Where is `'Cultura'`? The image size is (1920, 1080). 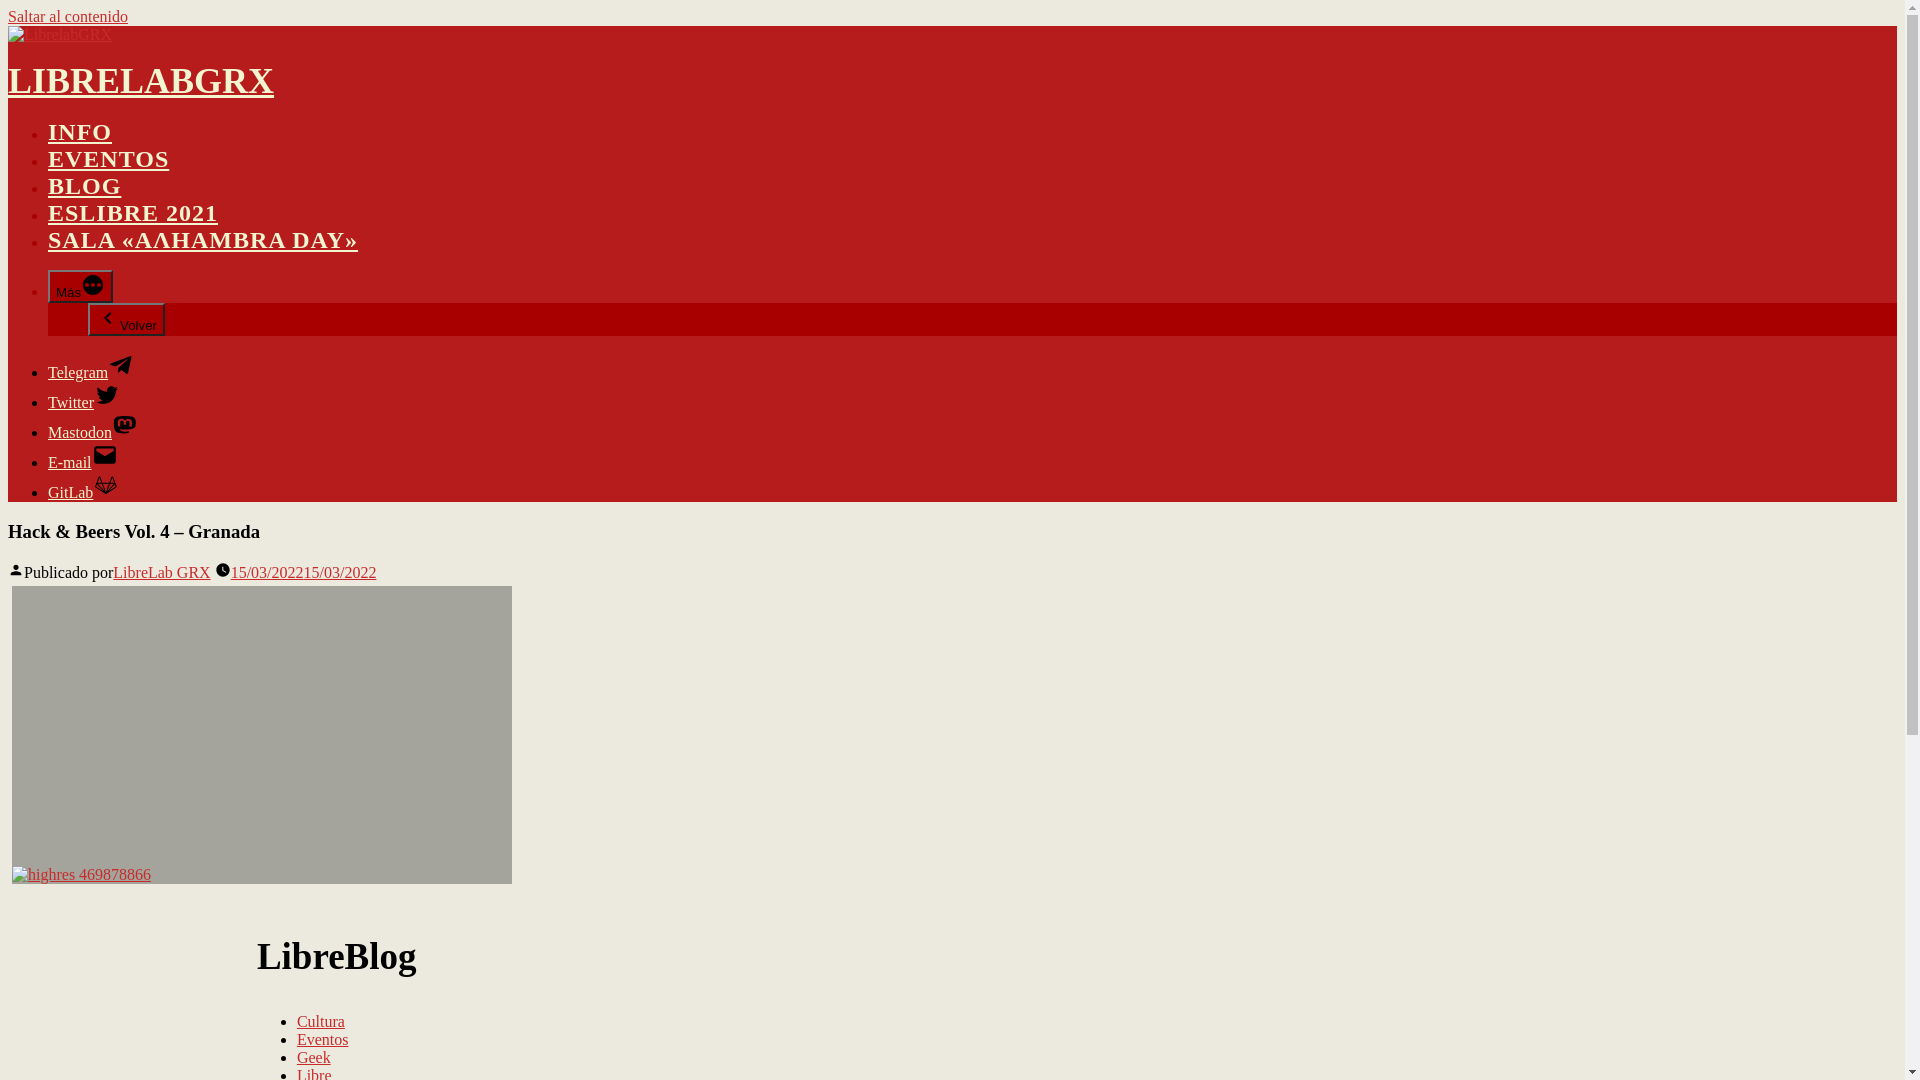 'Cultura' is located at coordinates (321, 1021).